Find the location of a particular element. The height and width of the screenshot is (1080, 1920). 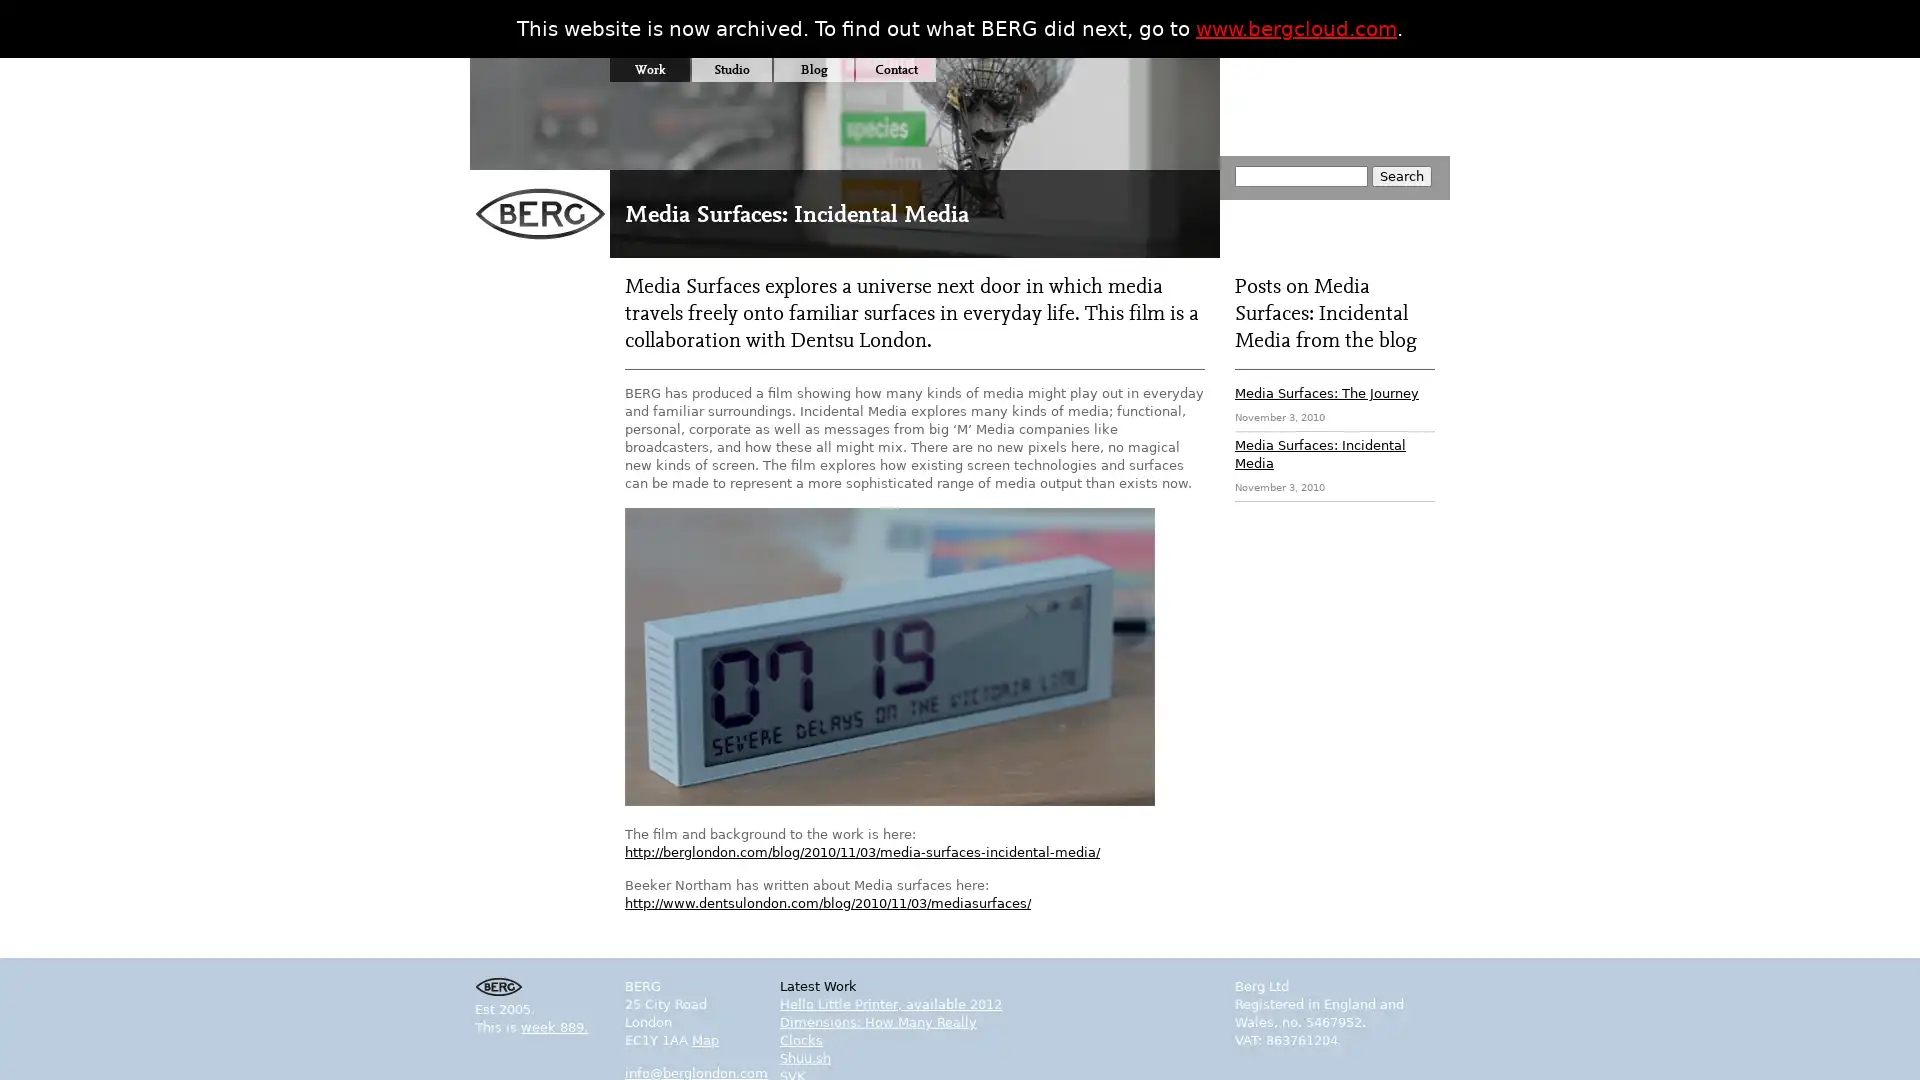

Search is located at coordinates (1400, 175).